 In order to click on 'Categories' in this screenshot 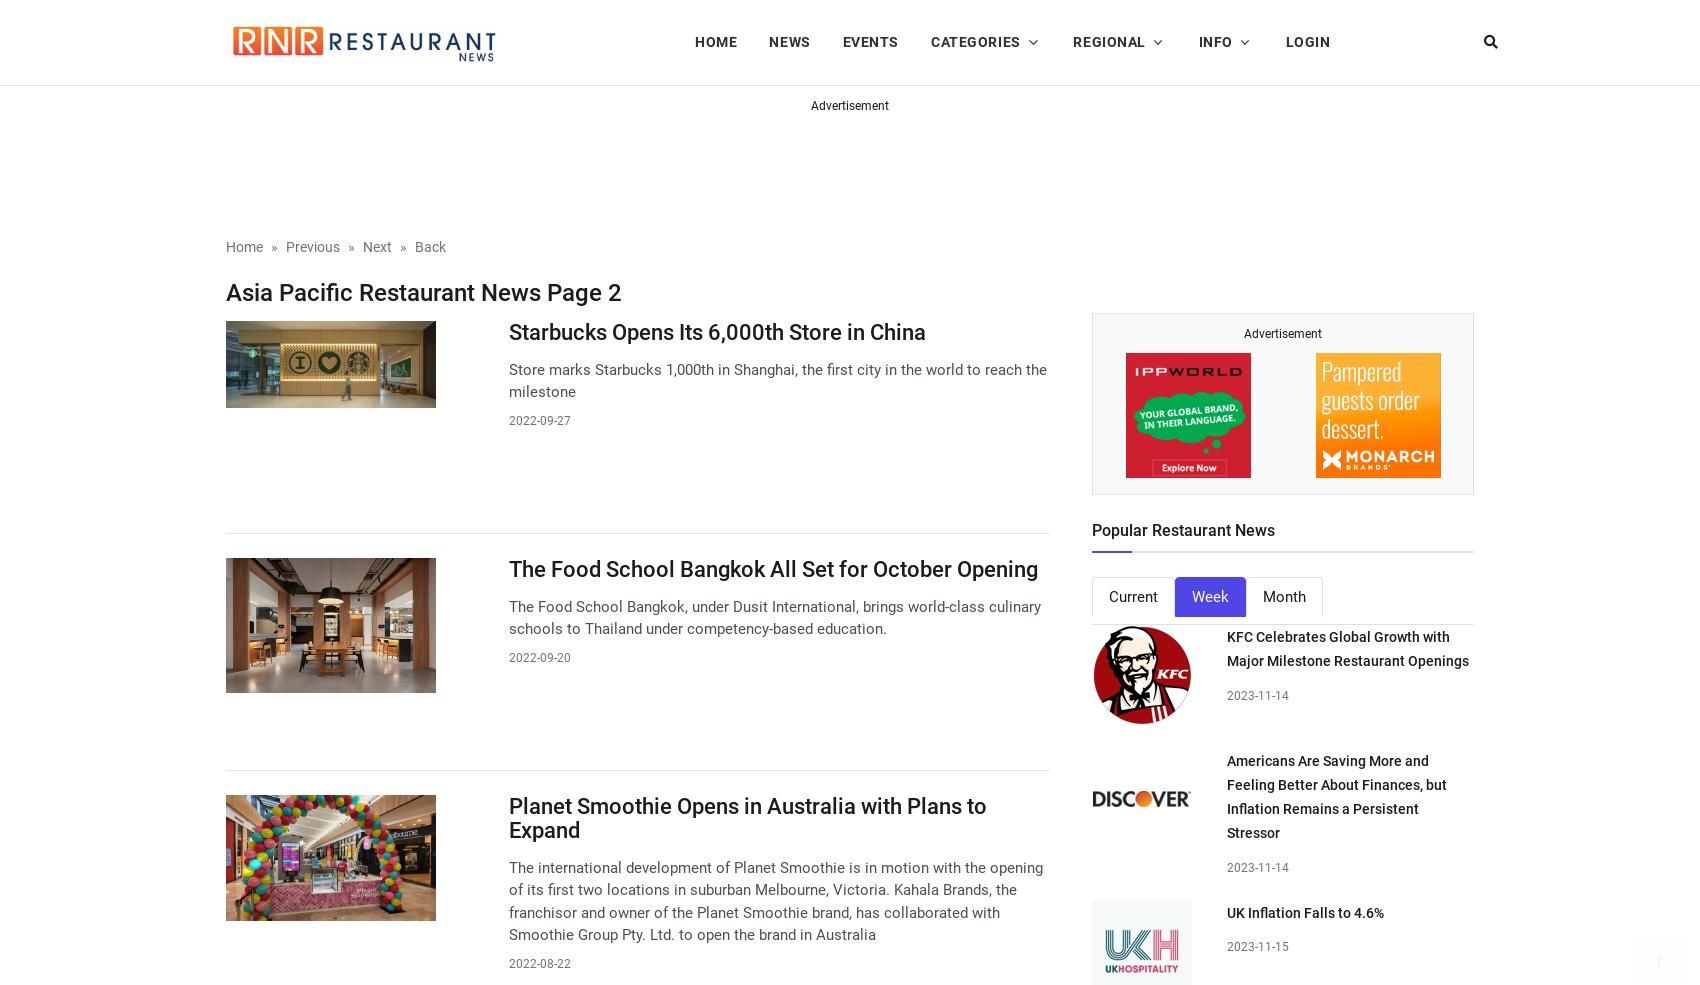, I will do `click(974, 40)`.